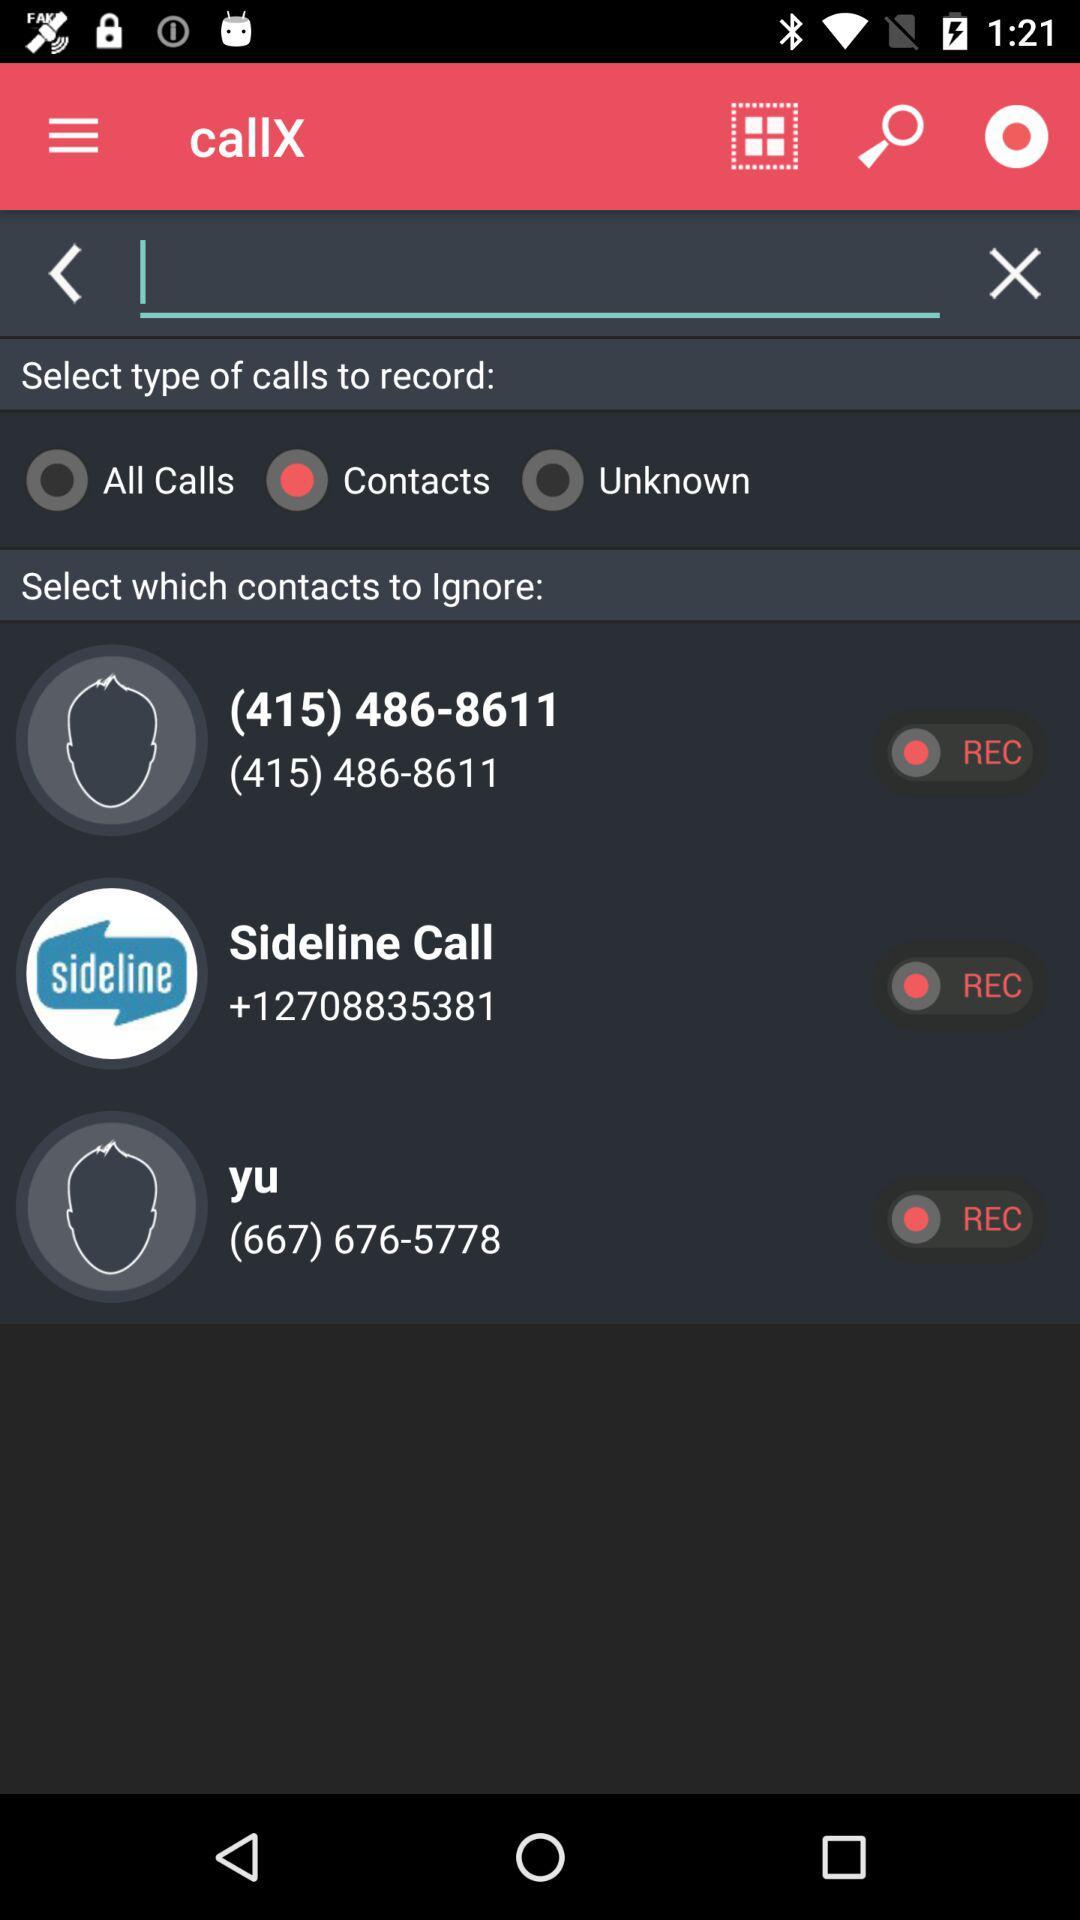 The height and width of the screenshot is (1920, 1080). I want to click on icon above the select type of, so click(754, 272).